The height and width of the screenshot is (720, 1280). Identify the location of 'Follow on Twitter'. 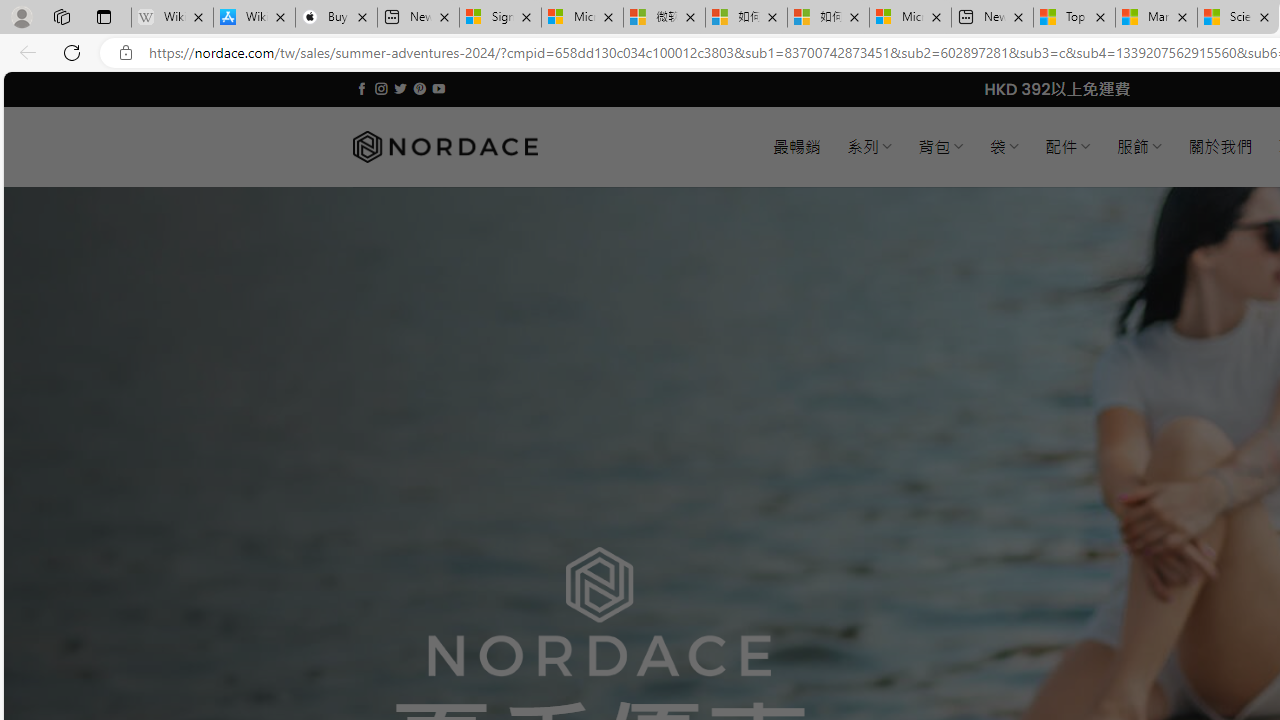
(400, 88).